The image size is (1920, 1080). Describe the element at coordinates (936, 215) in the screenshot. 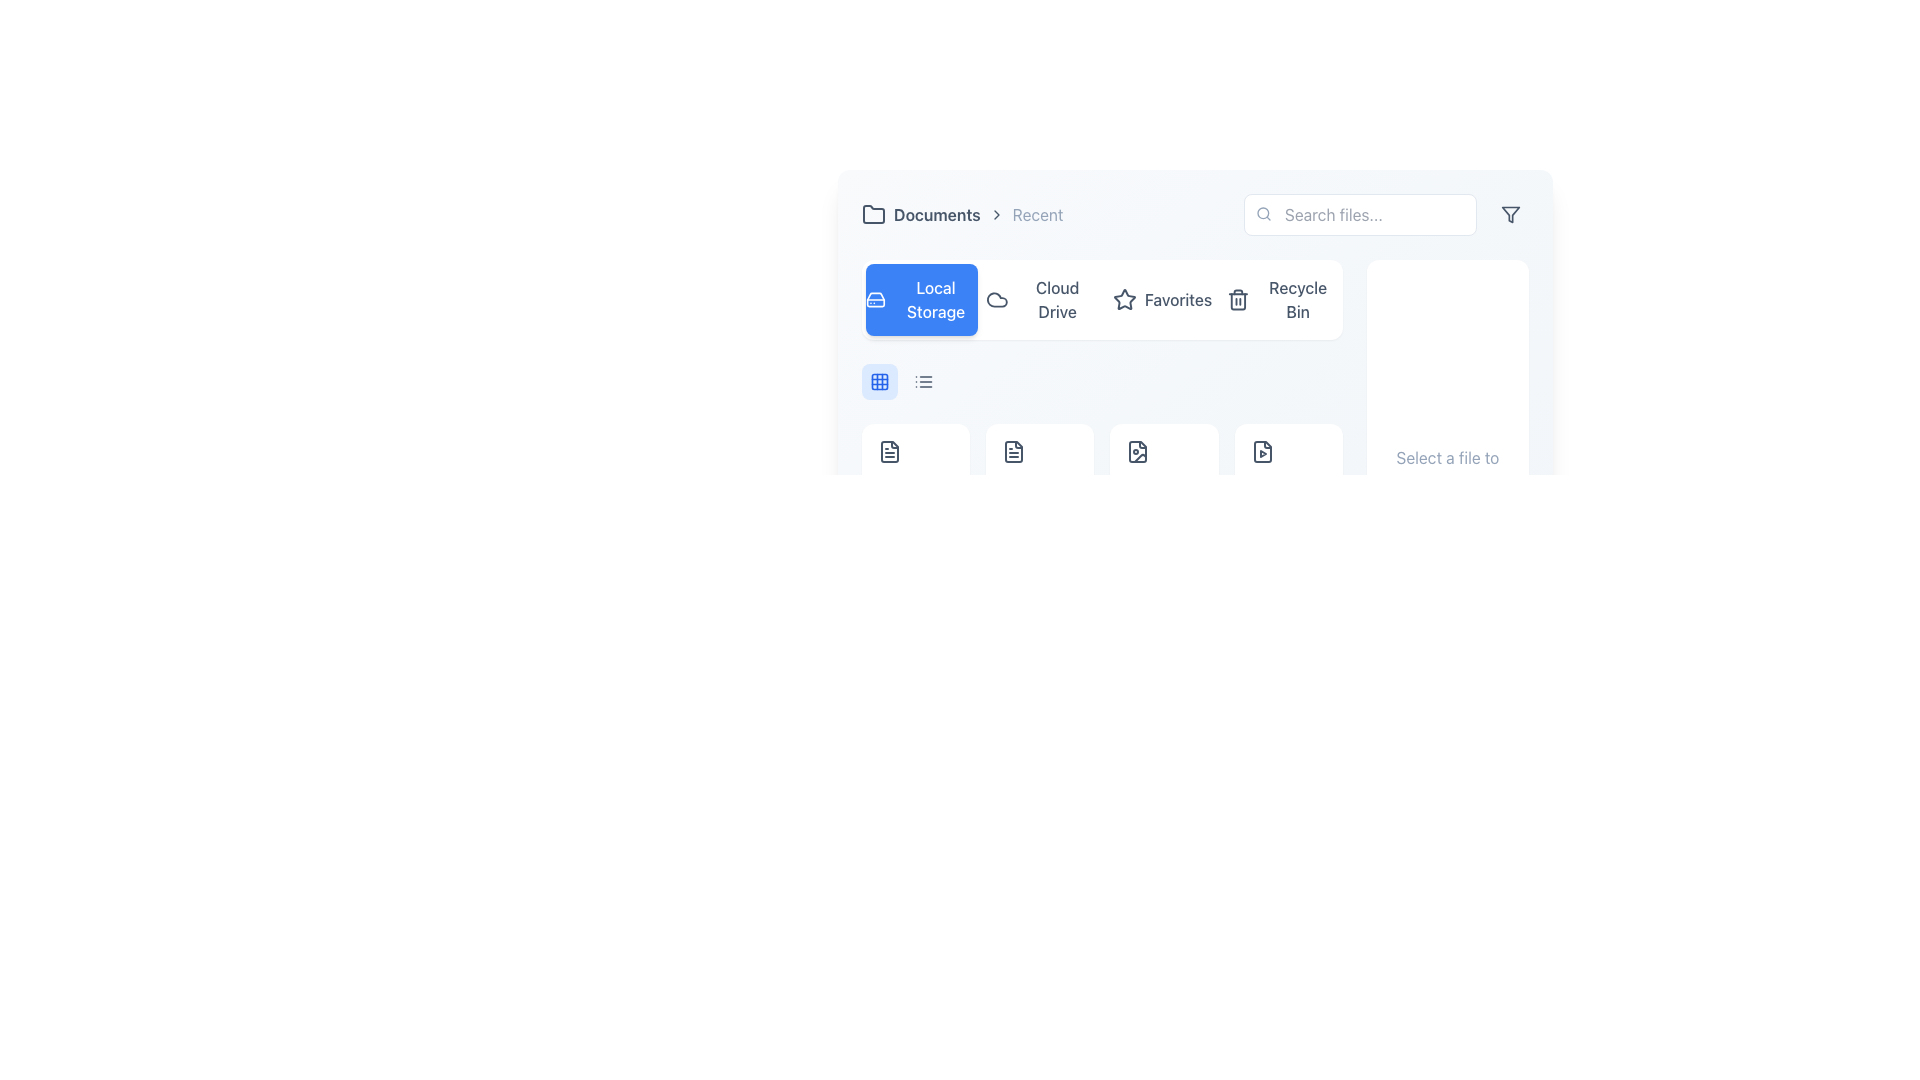

I see `the 'Documents' text label` at that location.